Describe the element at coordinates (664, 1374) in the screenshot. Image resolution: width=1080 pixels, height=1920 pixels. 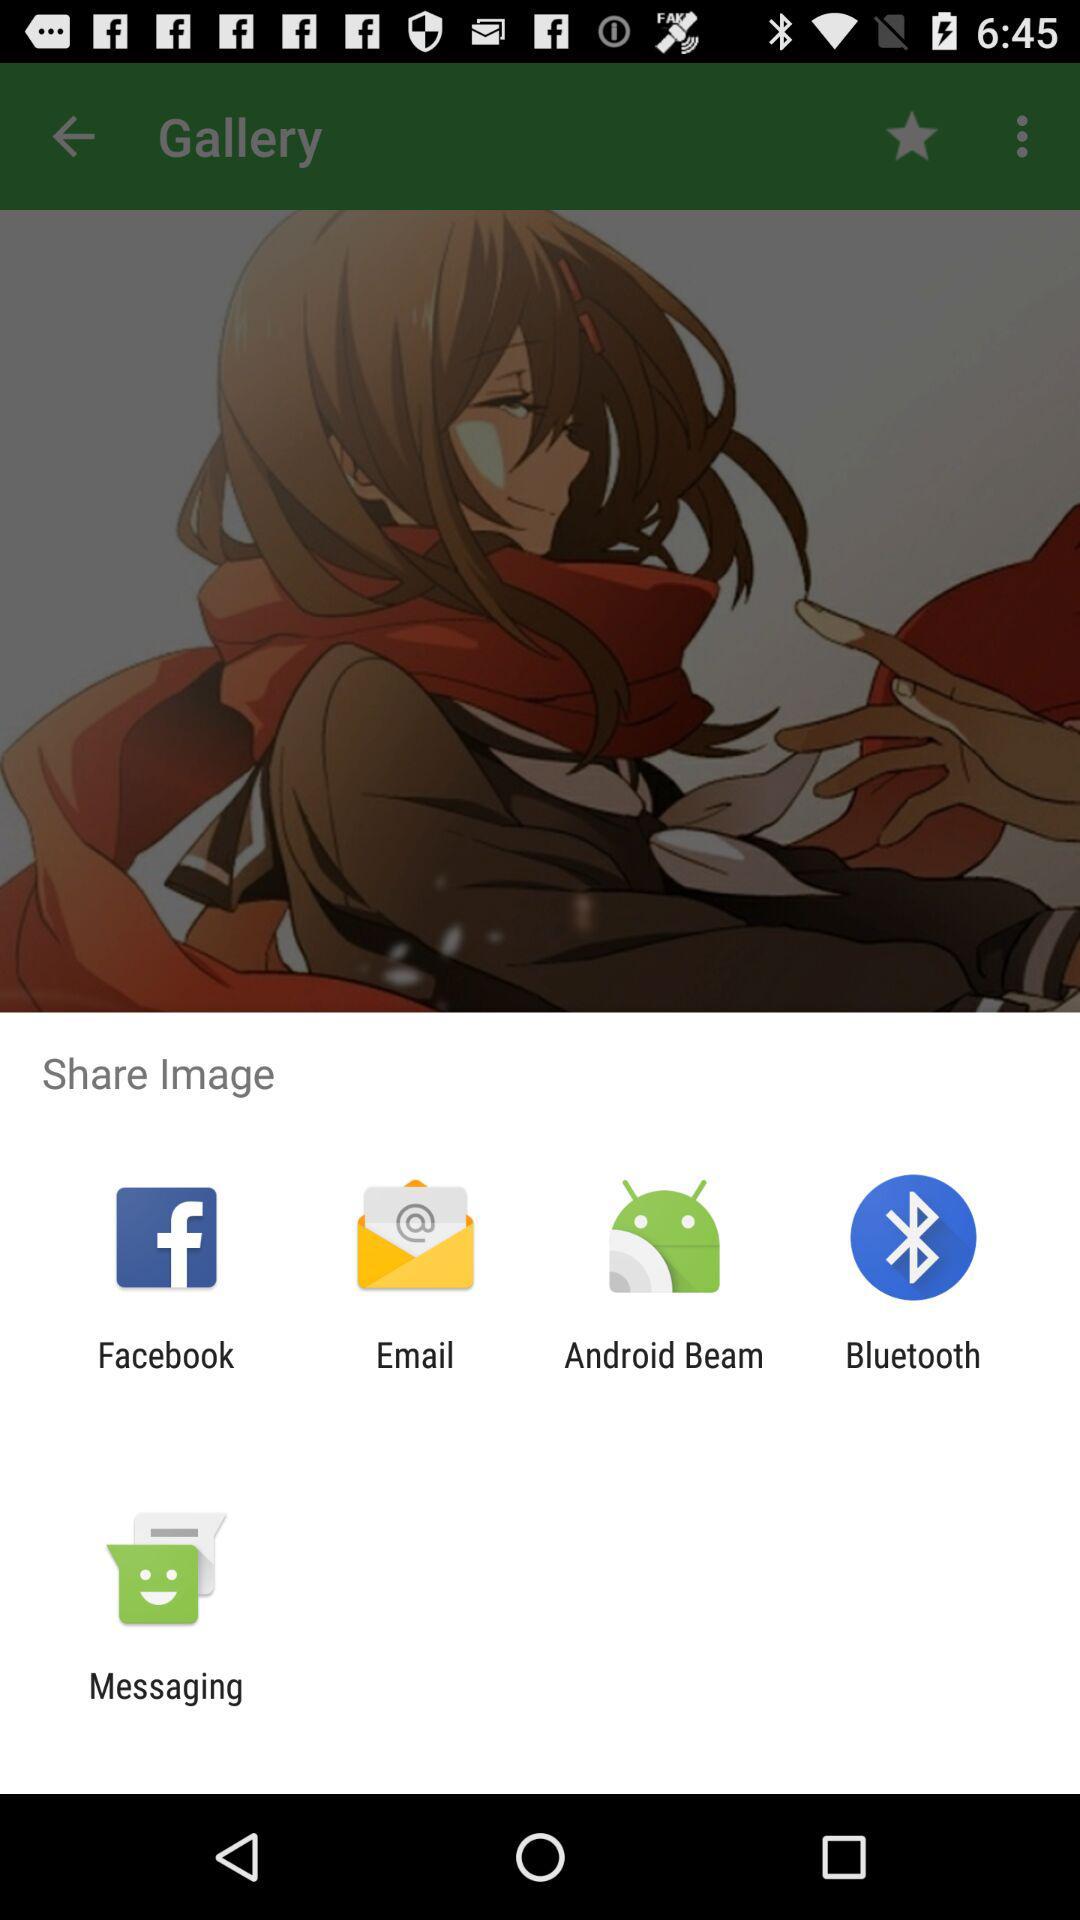
I see `android beam app` at that location.